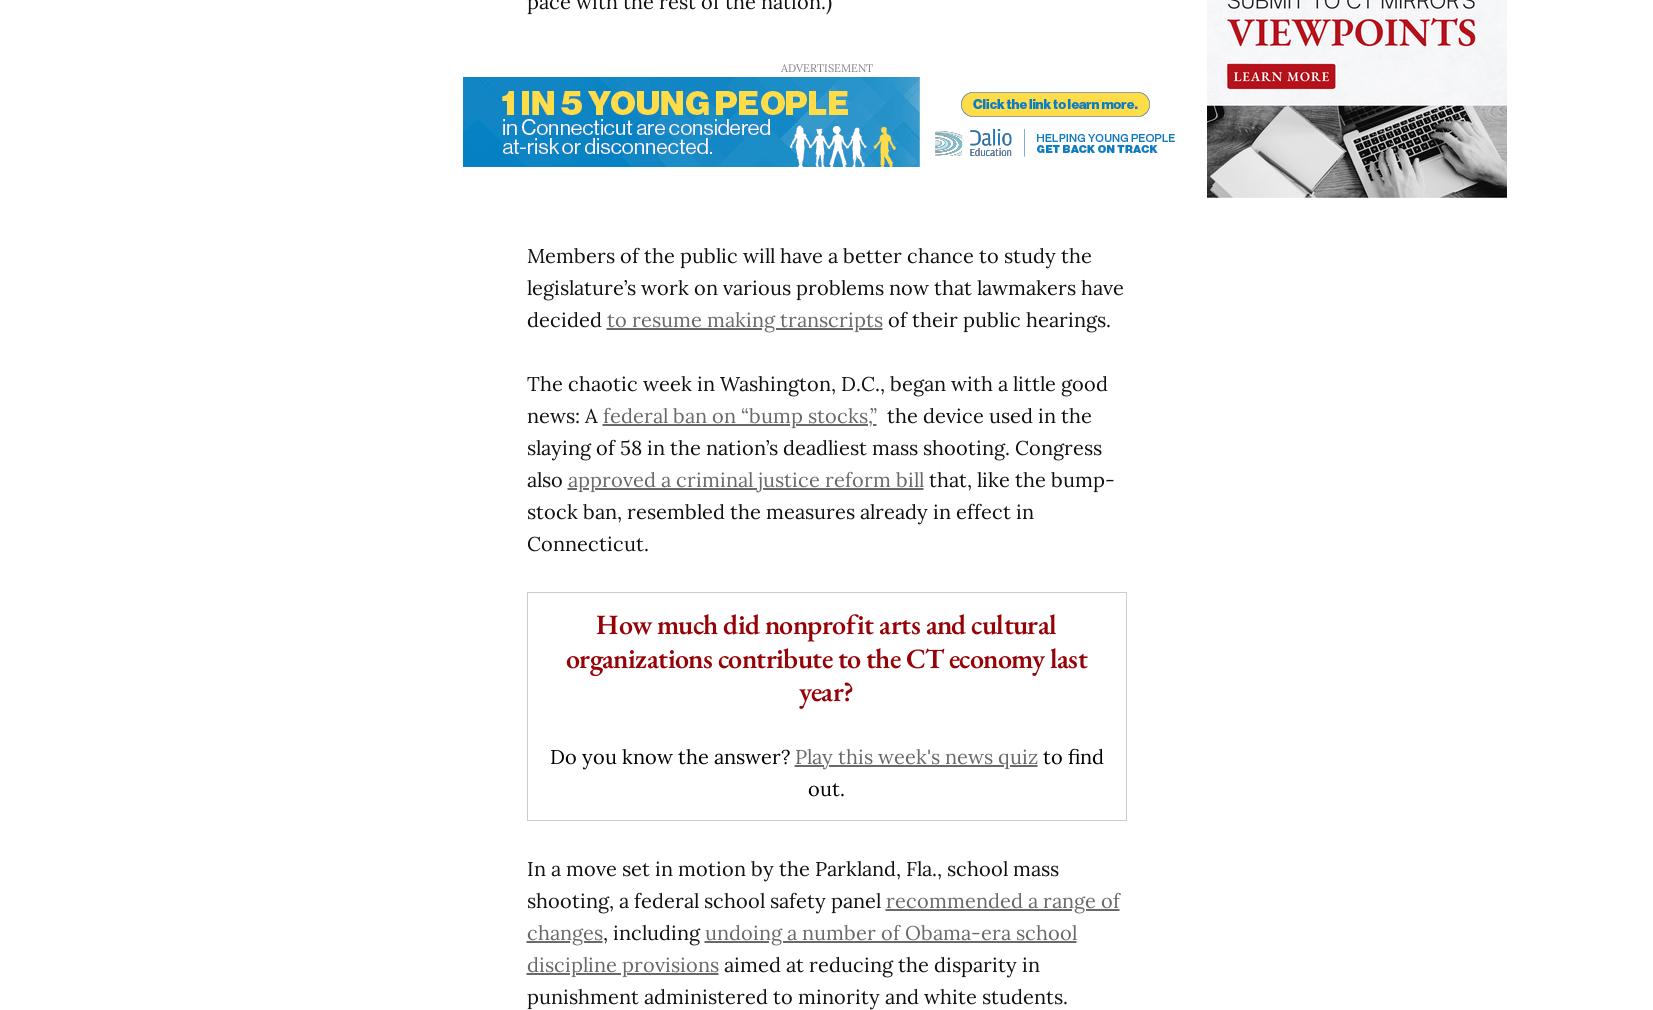  I want to click on 'to resume making transcripts', so click(604, 319).